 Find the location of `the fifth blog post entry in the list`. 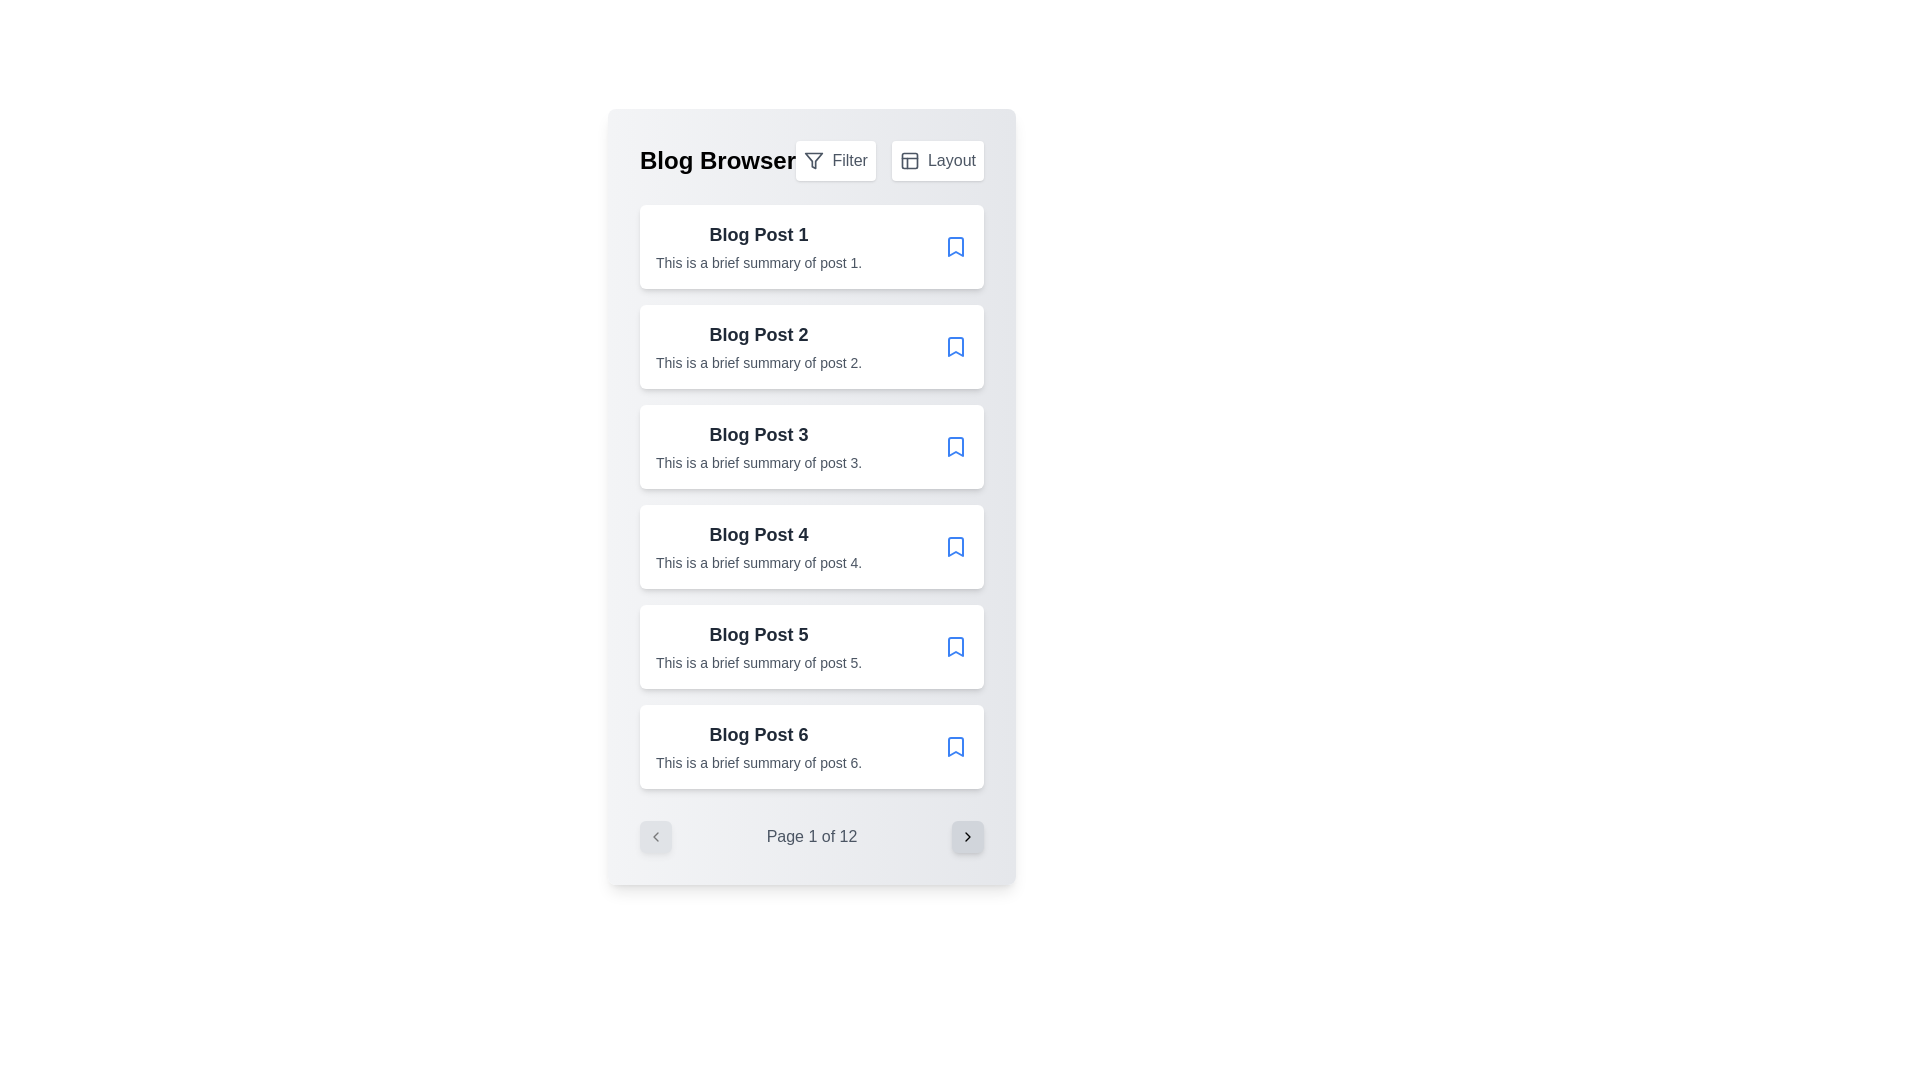

the fifth blog post entry in the list is located at coordinates (758, 647).